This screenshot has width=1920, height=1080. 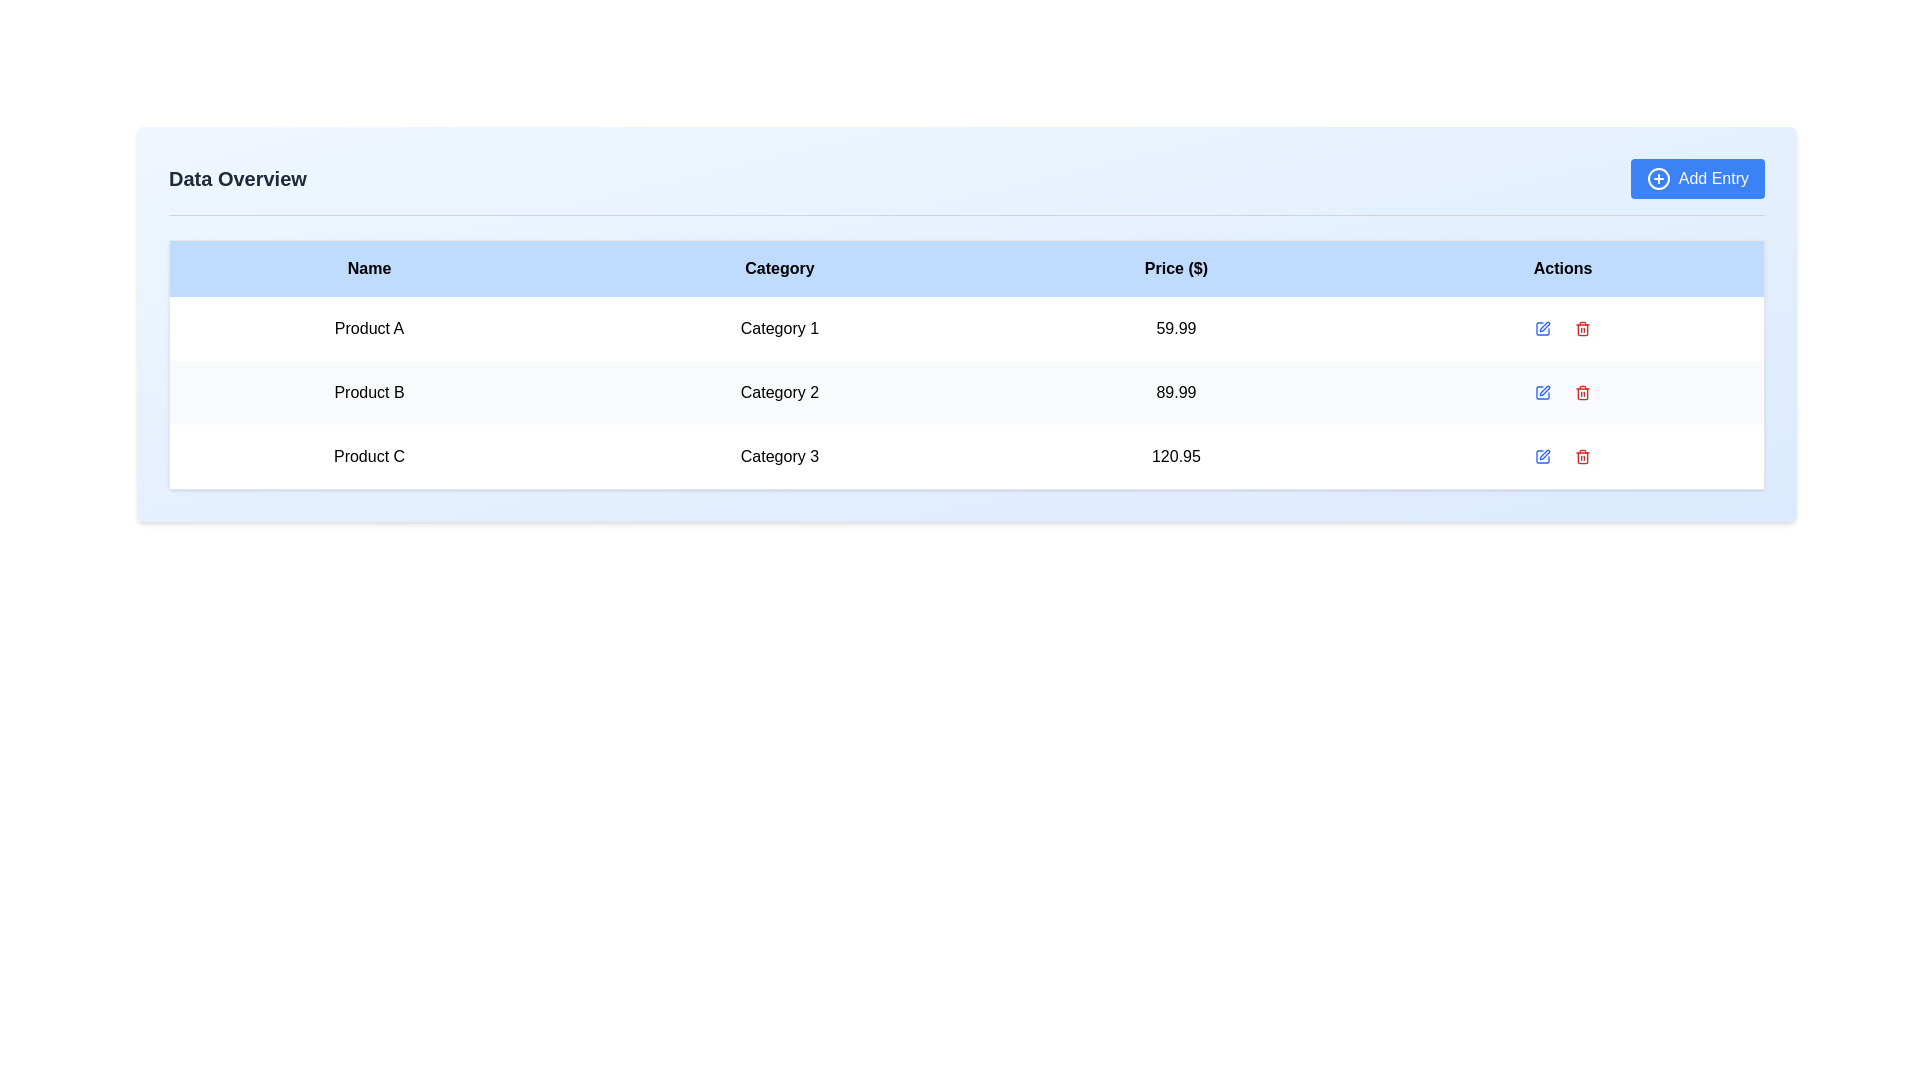 What do you see at coordinates (1176, 327) in the screenshot?
I see `the text element displaying the price '59.99' located under the 'Price ($)' column in the table row with 'Product A' in the 'Name' column` at bounding box center [1176, 327].